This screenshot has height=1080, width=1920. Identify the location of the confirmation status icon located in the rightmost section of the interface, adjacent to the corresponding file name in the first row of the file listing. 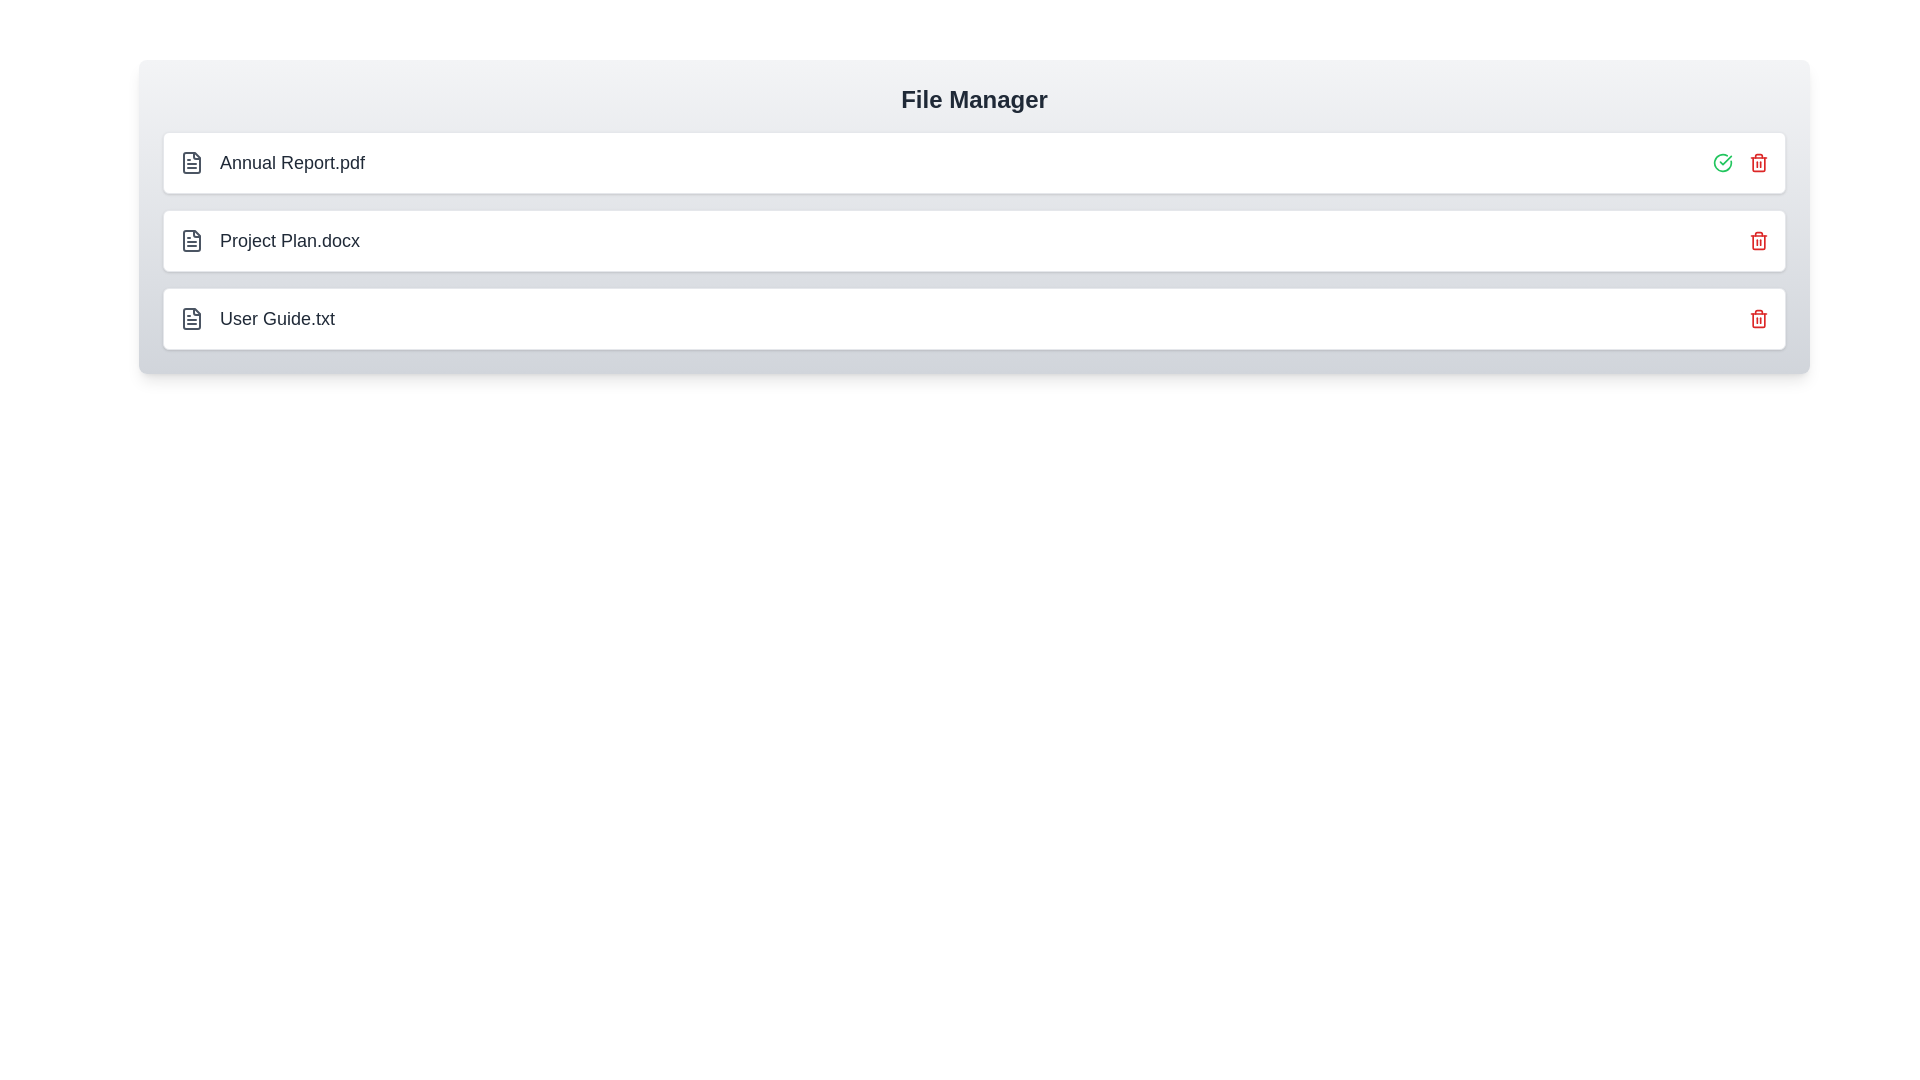
(1722, 161).